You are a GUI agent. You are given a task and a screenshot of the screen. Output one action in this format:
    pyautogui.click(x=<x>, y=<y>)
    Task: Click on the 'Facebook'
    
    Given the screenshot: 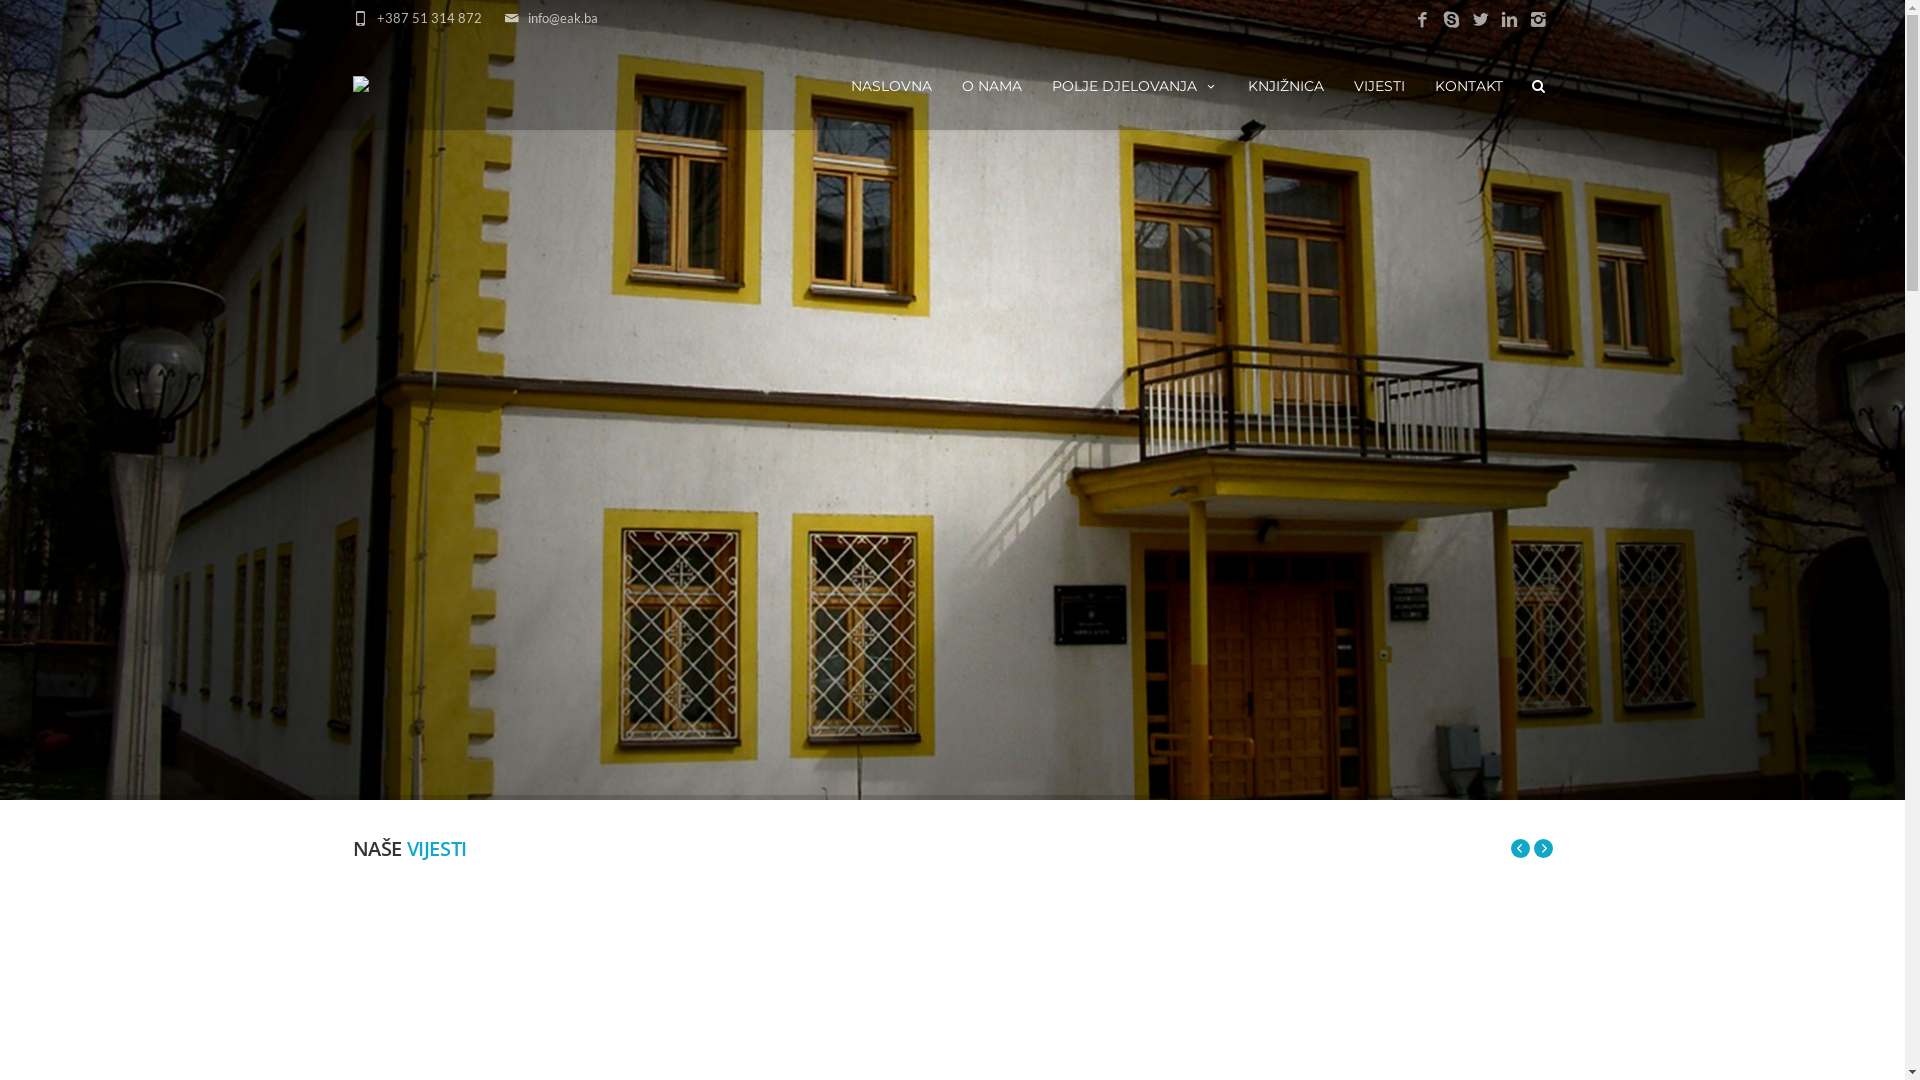 What is the action you would take?
    pyautogui.click(x=1357, y=1043)
    